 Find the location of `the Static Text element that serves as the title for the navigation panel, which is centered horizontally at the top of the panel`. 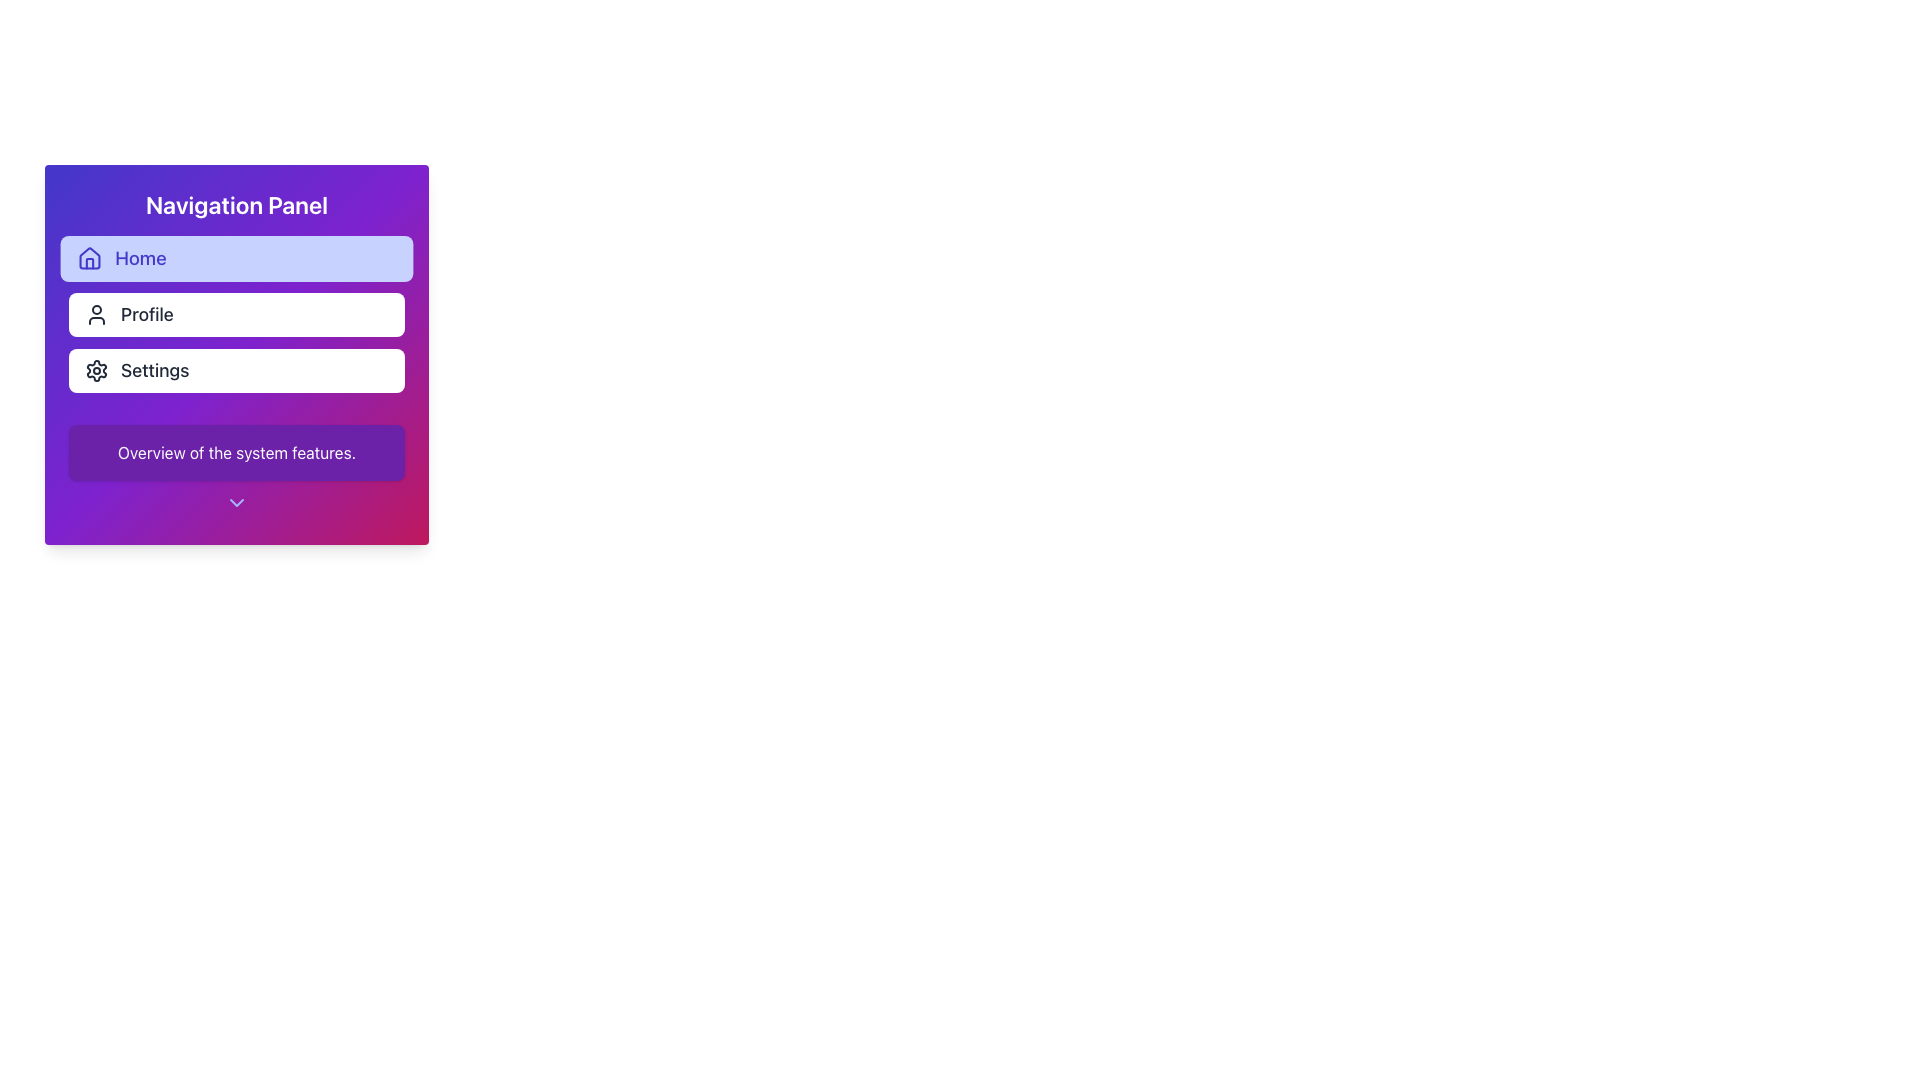

the Static Text element that serves as the title for the navigation panel, which is centered horizontally at the top of the panel is located at coordinates (236, 204).